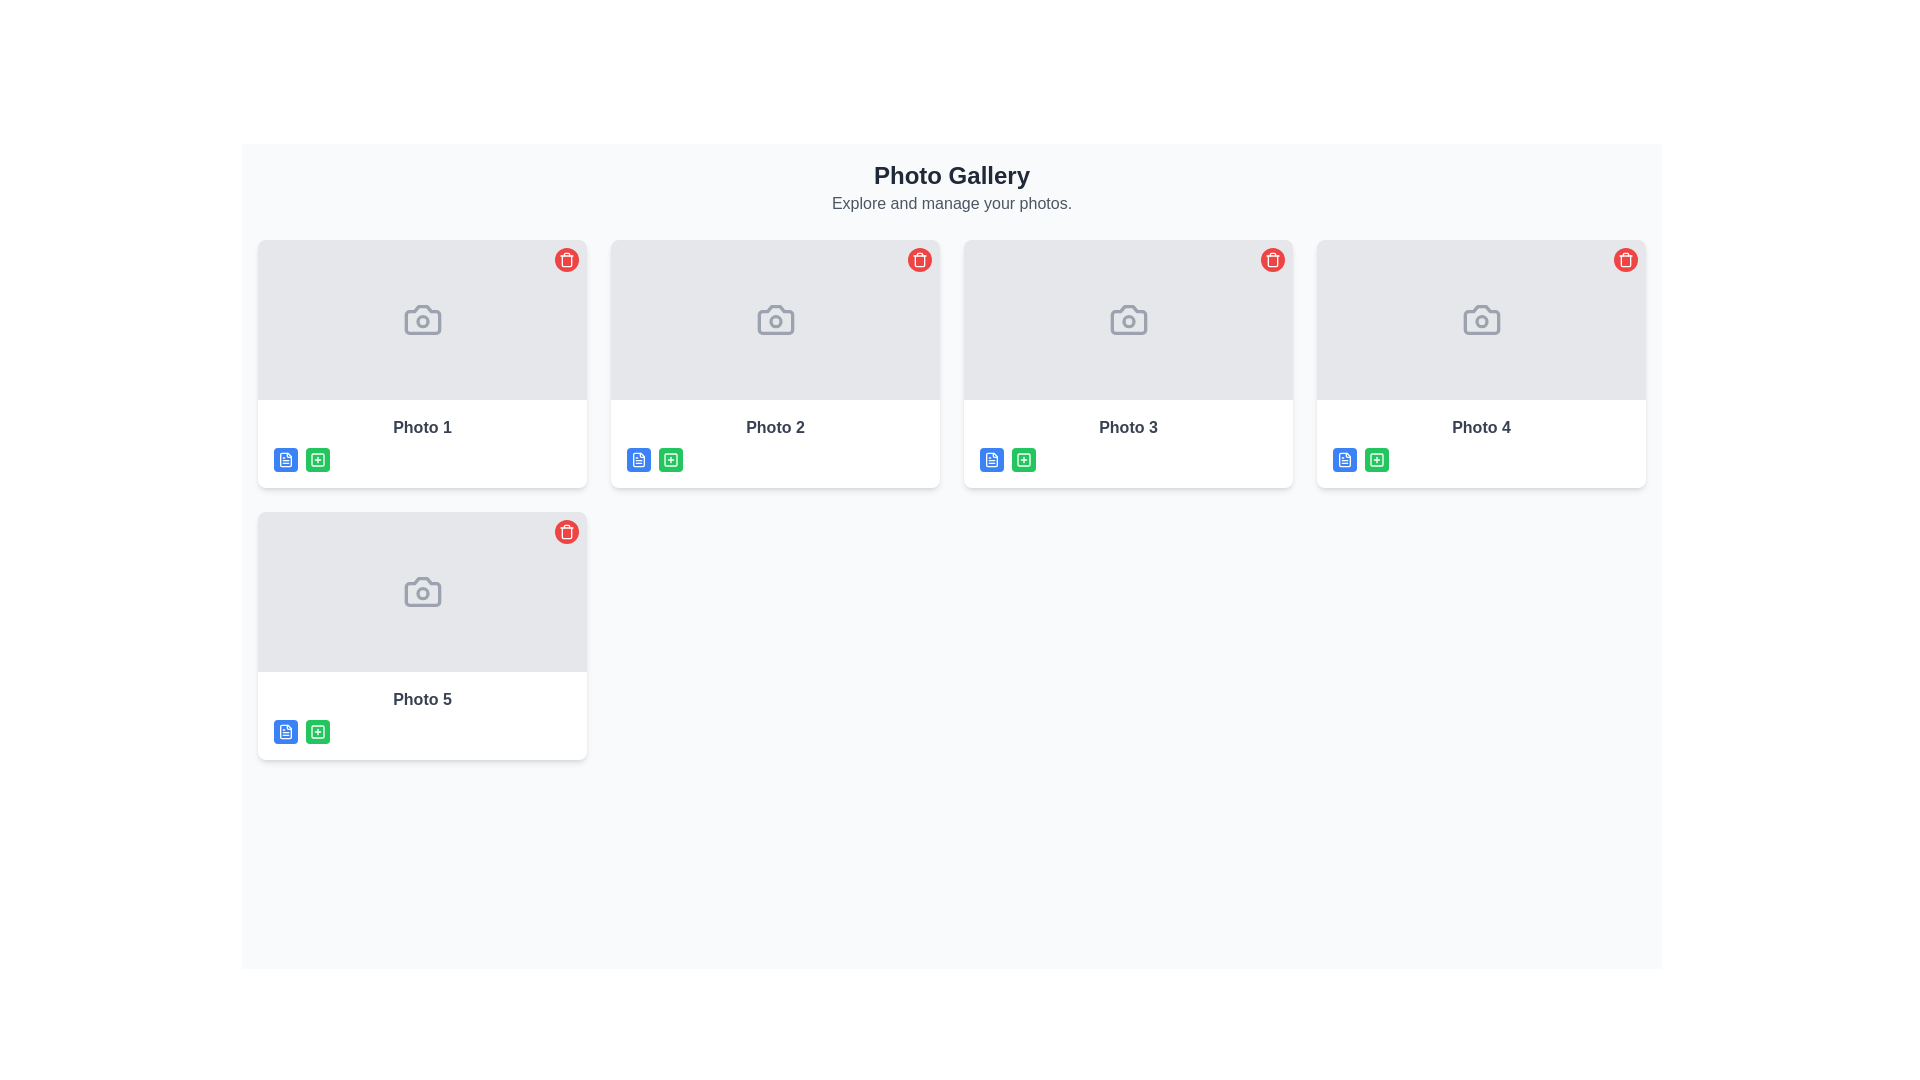 The height and width of the screenshot is (1080, 1920). I want to click on the decorative SVG shape that is part of the '+' icon located at the center of the 'Photo 5' card, so click(316, 732).